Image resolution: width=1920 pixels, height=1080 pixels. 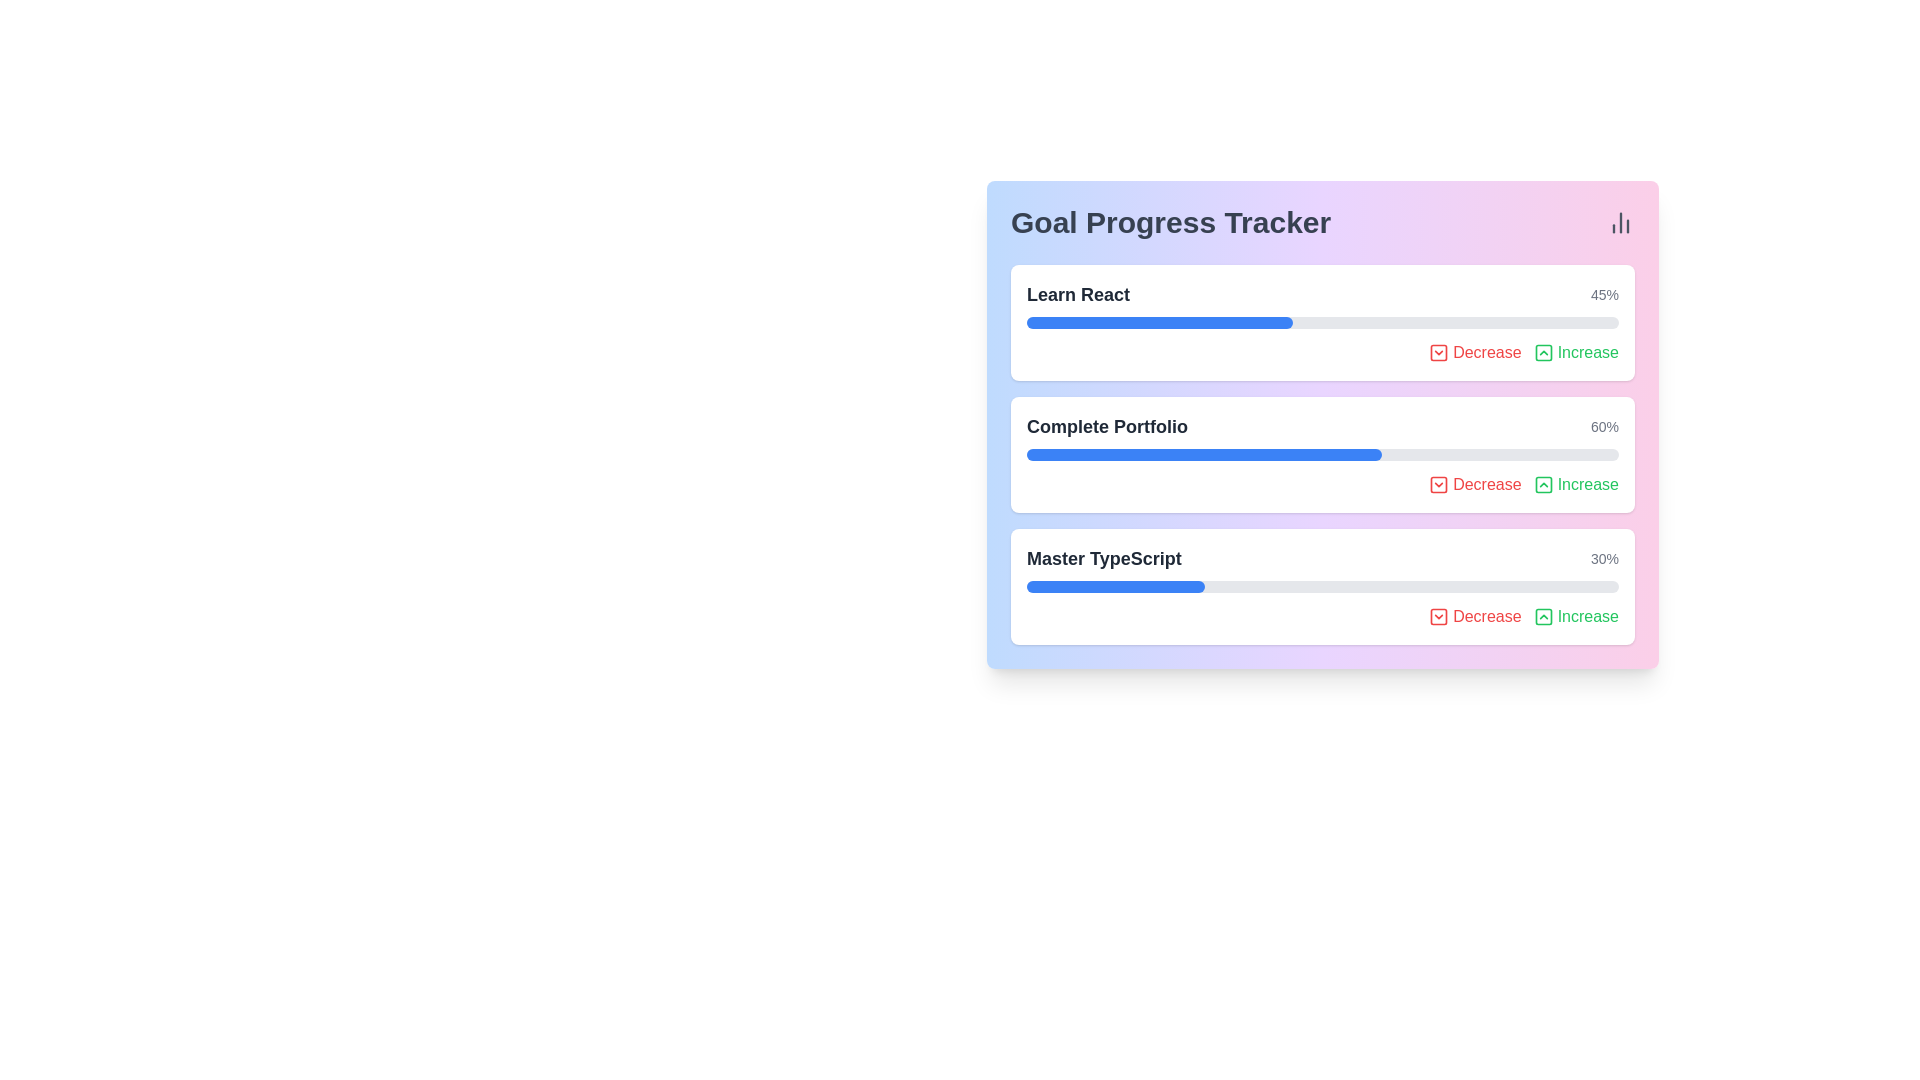 What do you see at coordinates (1323, 322) in the screenshot?
I see `the progress bar located in the first card of the goal tracker interface, which is below the text 'Learn React' and above the control buttons 'Decrease' and 'Increase'` at bounding box center [1323, 322].